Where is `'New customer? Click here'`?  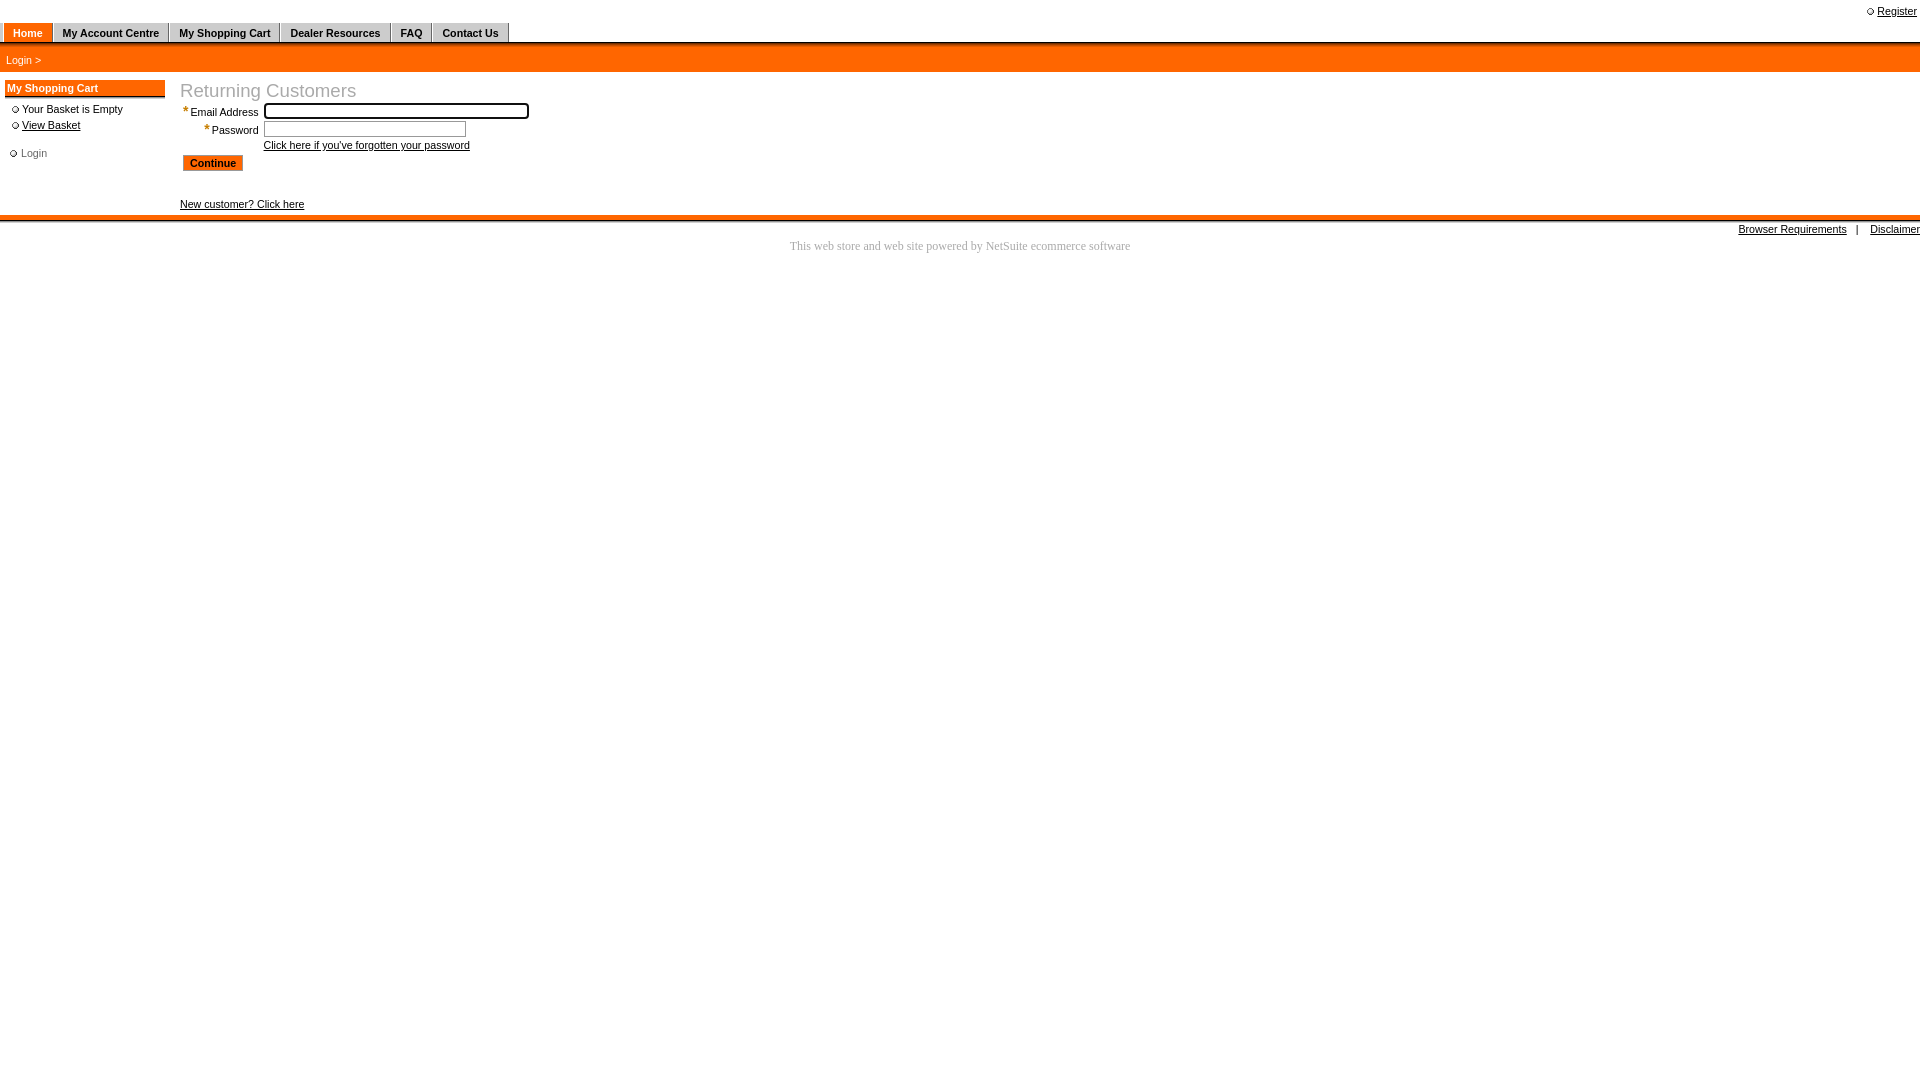 'New customer? Click here' is located at coordinates (240, 204).